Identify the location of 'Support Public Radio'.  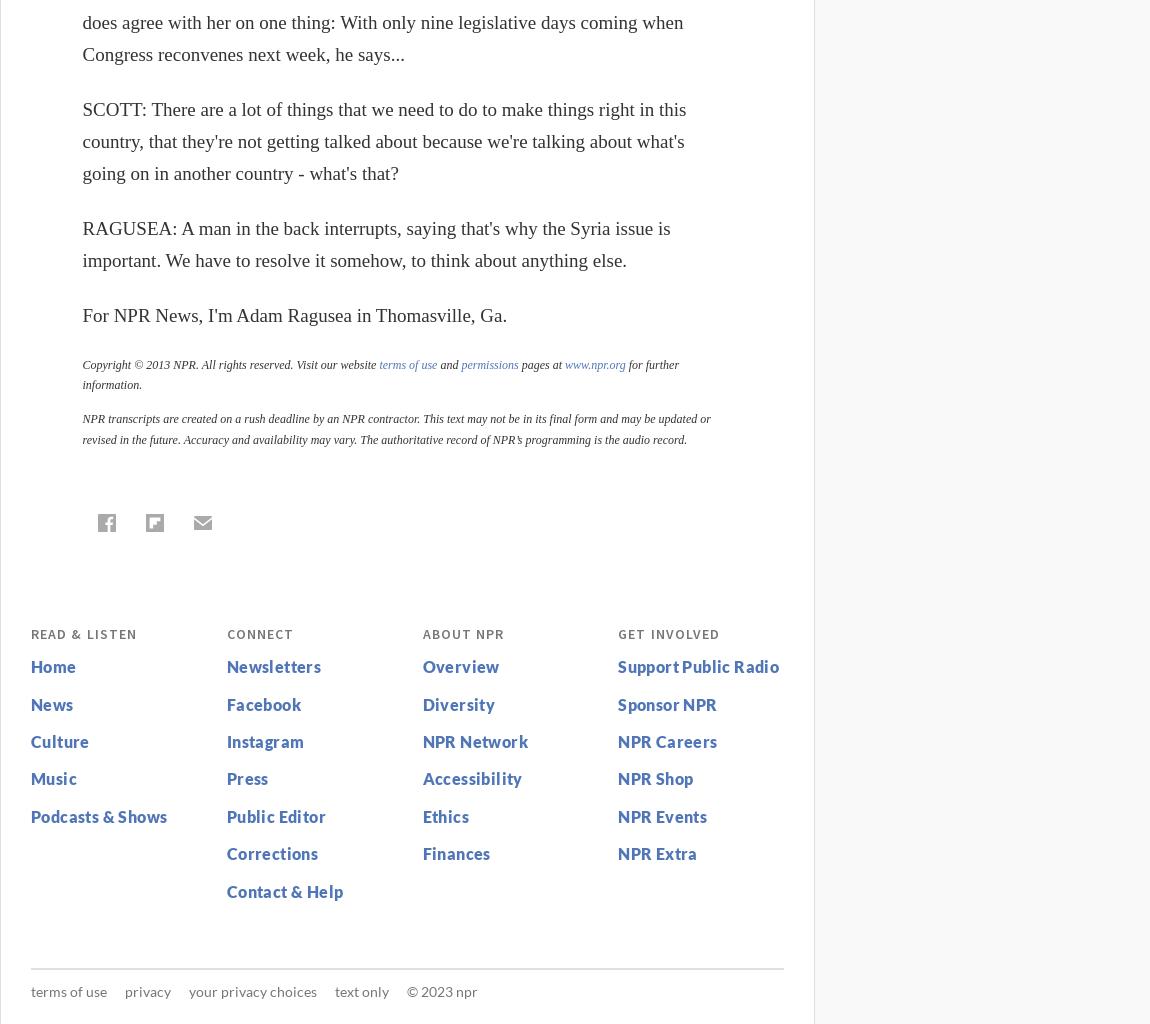
(697, 665).